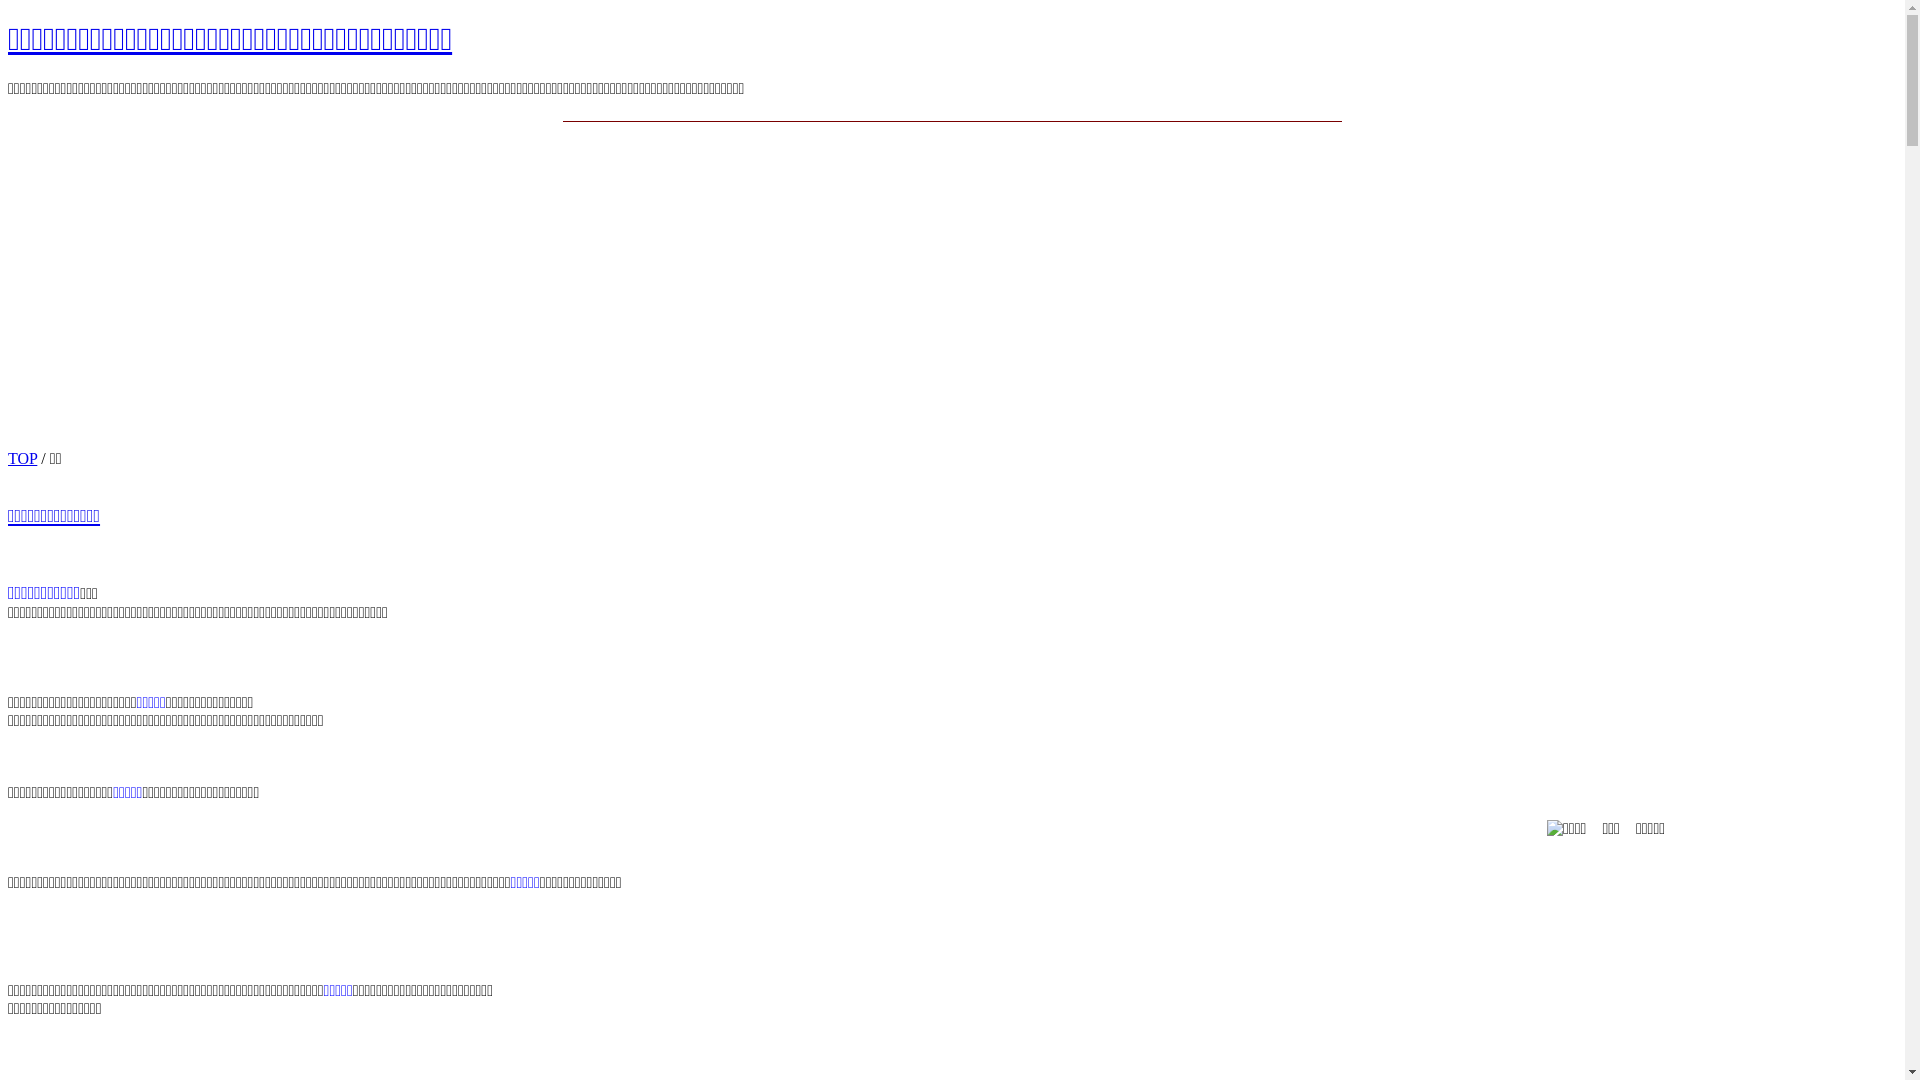  I want to click on 'TOP', so click(8, 458).